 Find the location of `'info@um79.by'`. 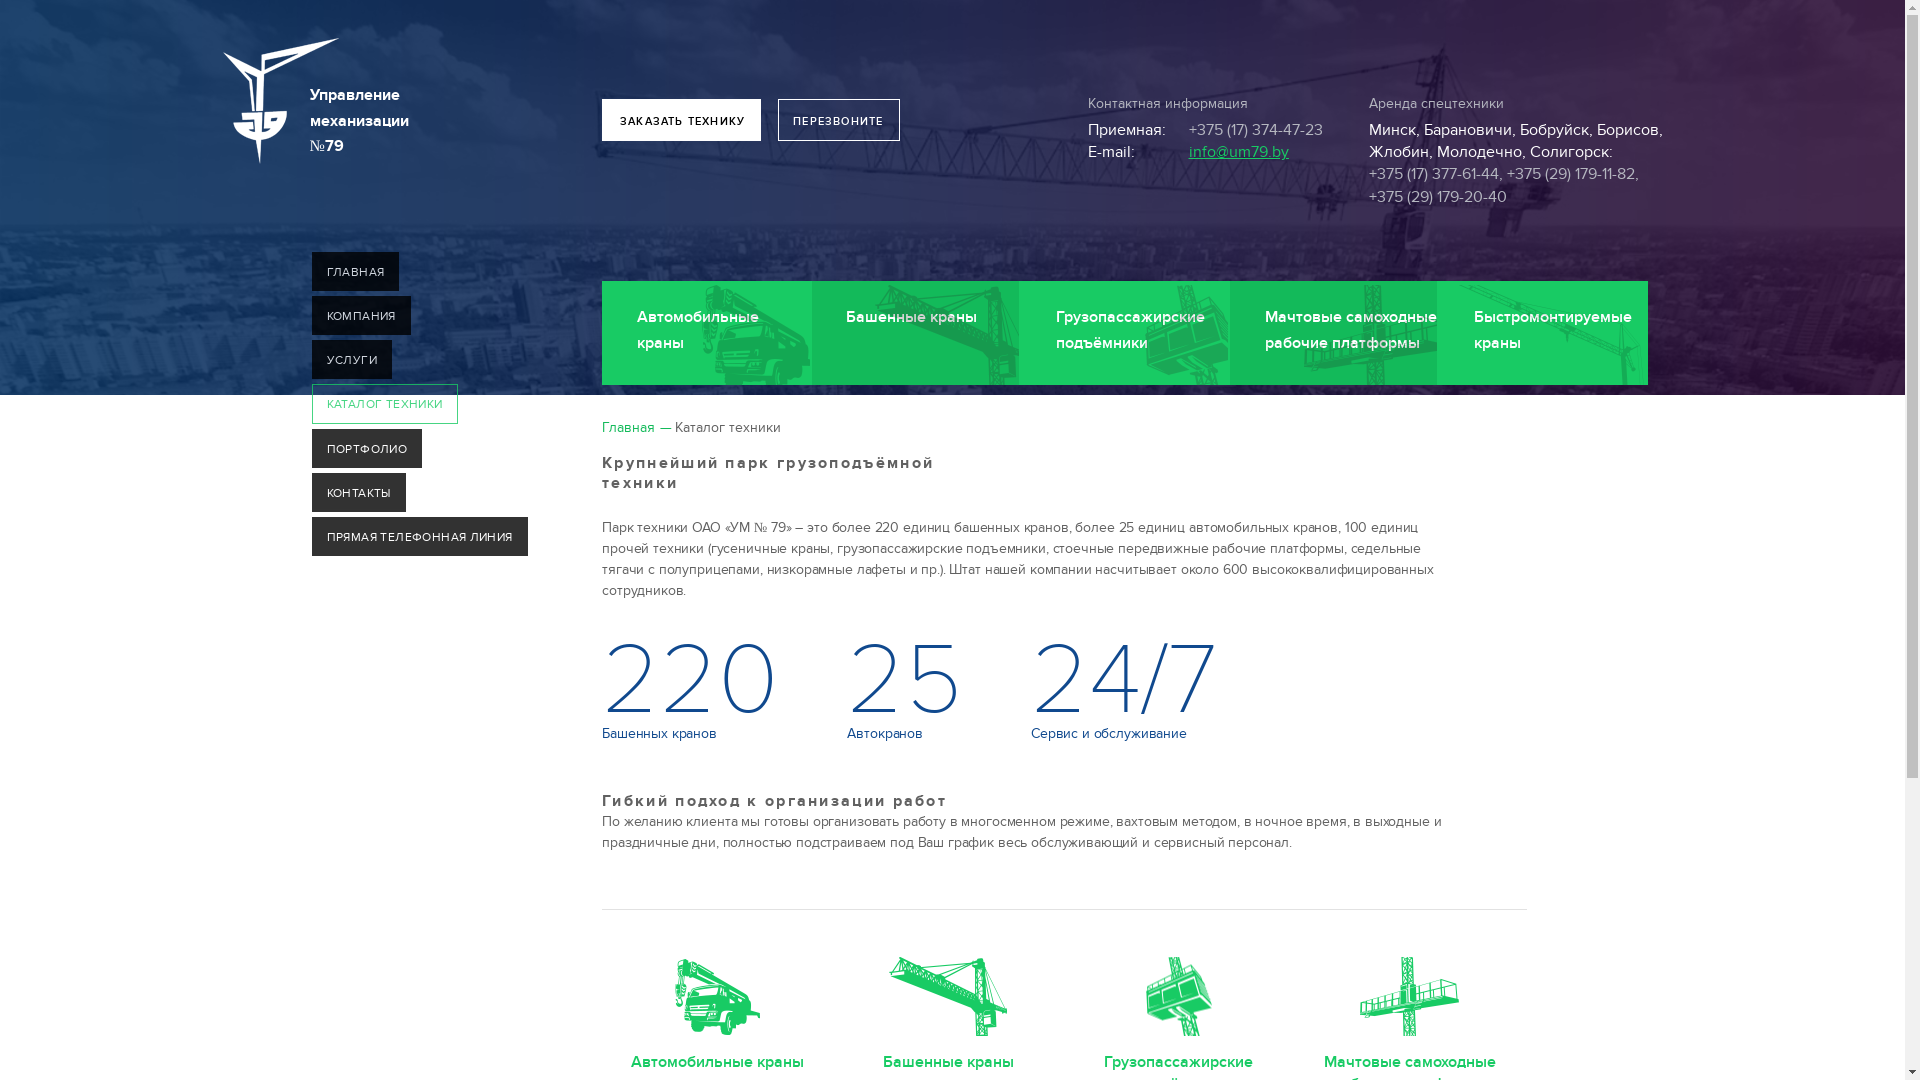

'info@um79.by' is located at coordinates (1237, 150).